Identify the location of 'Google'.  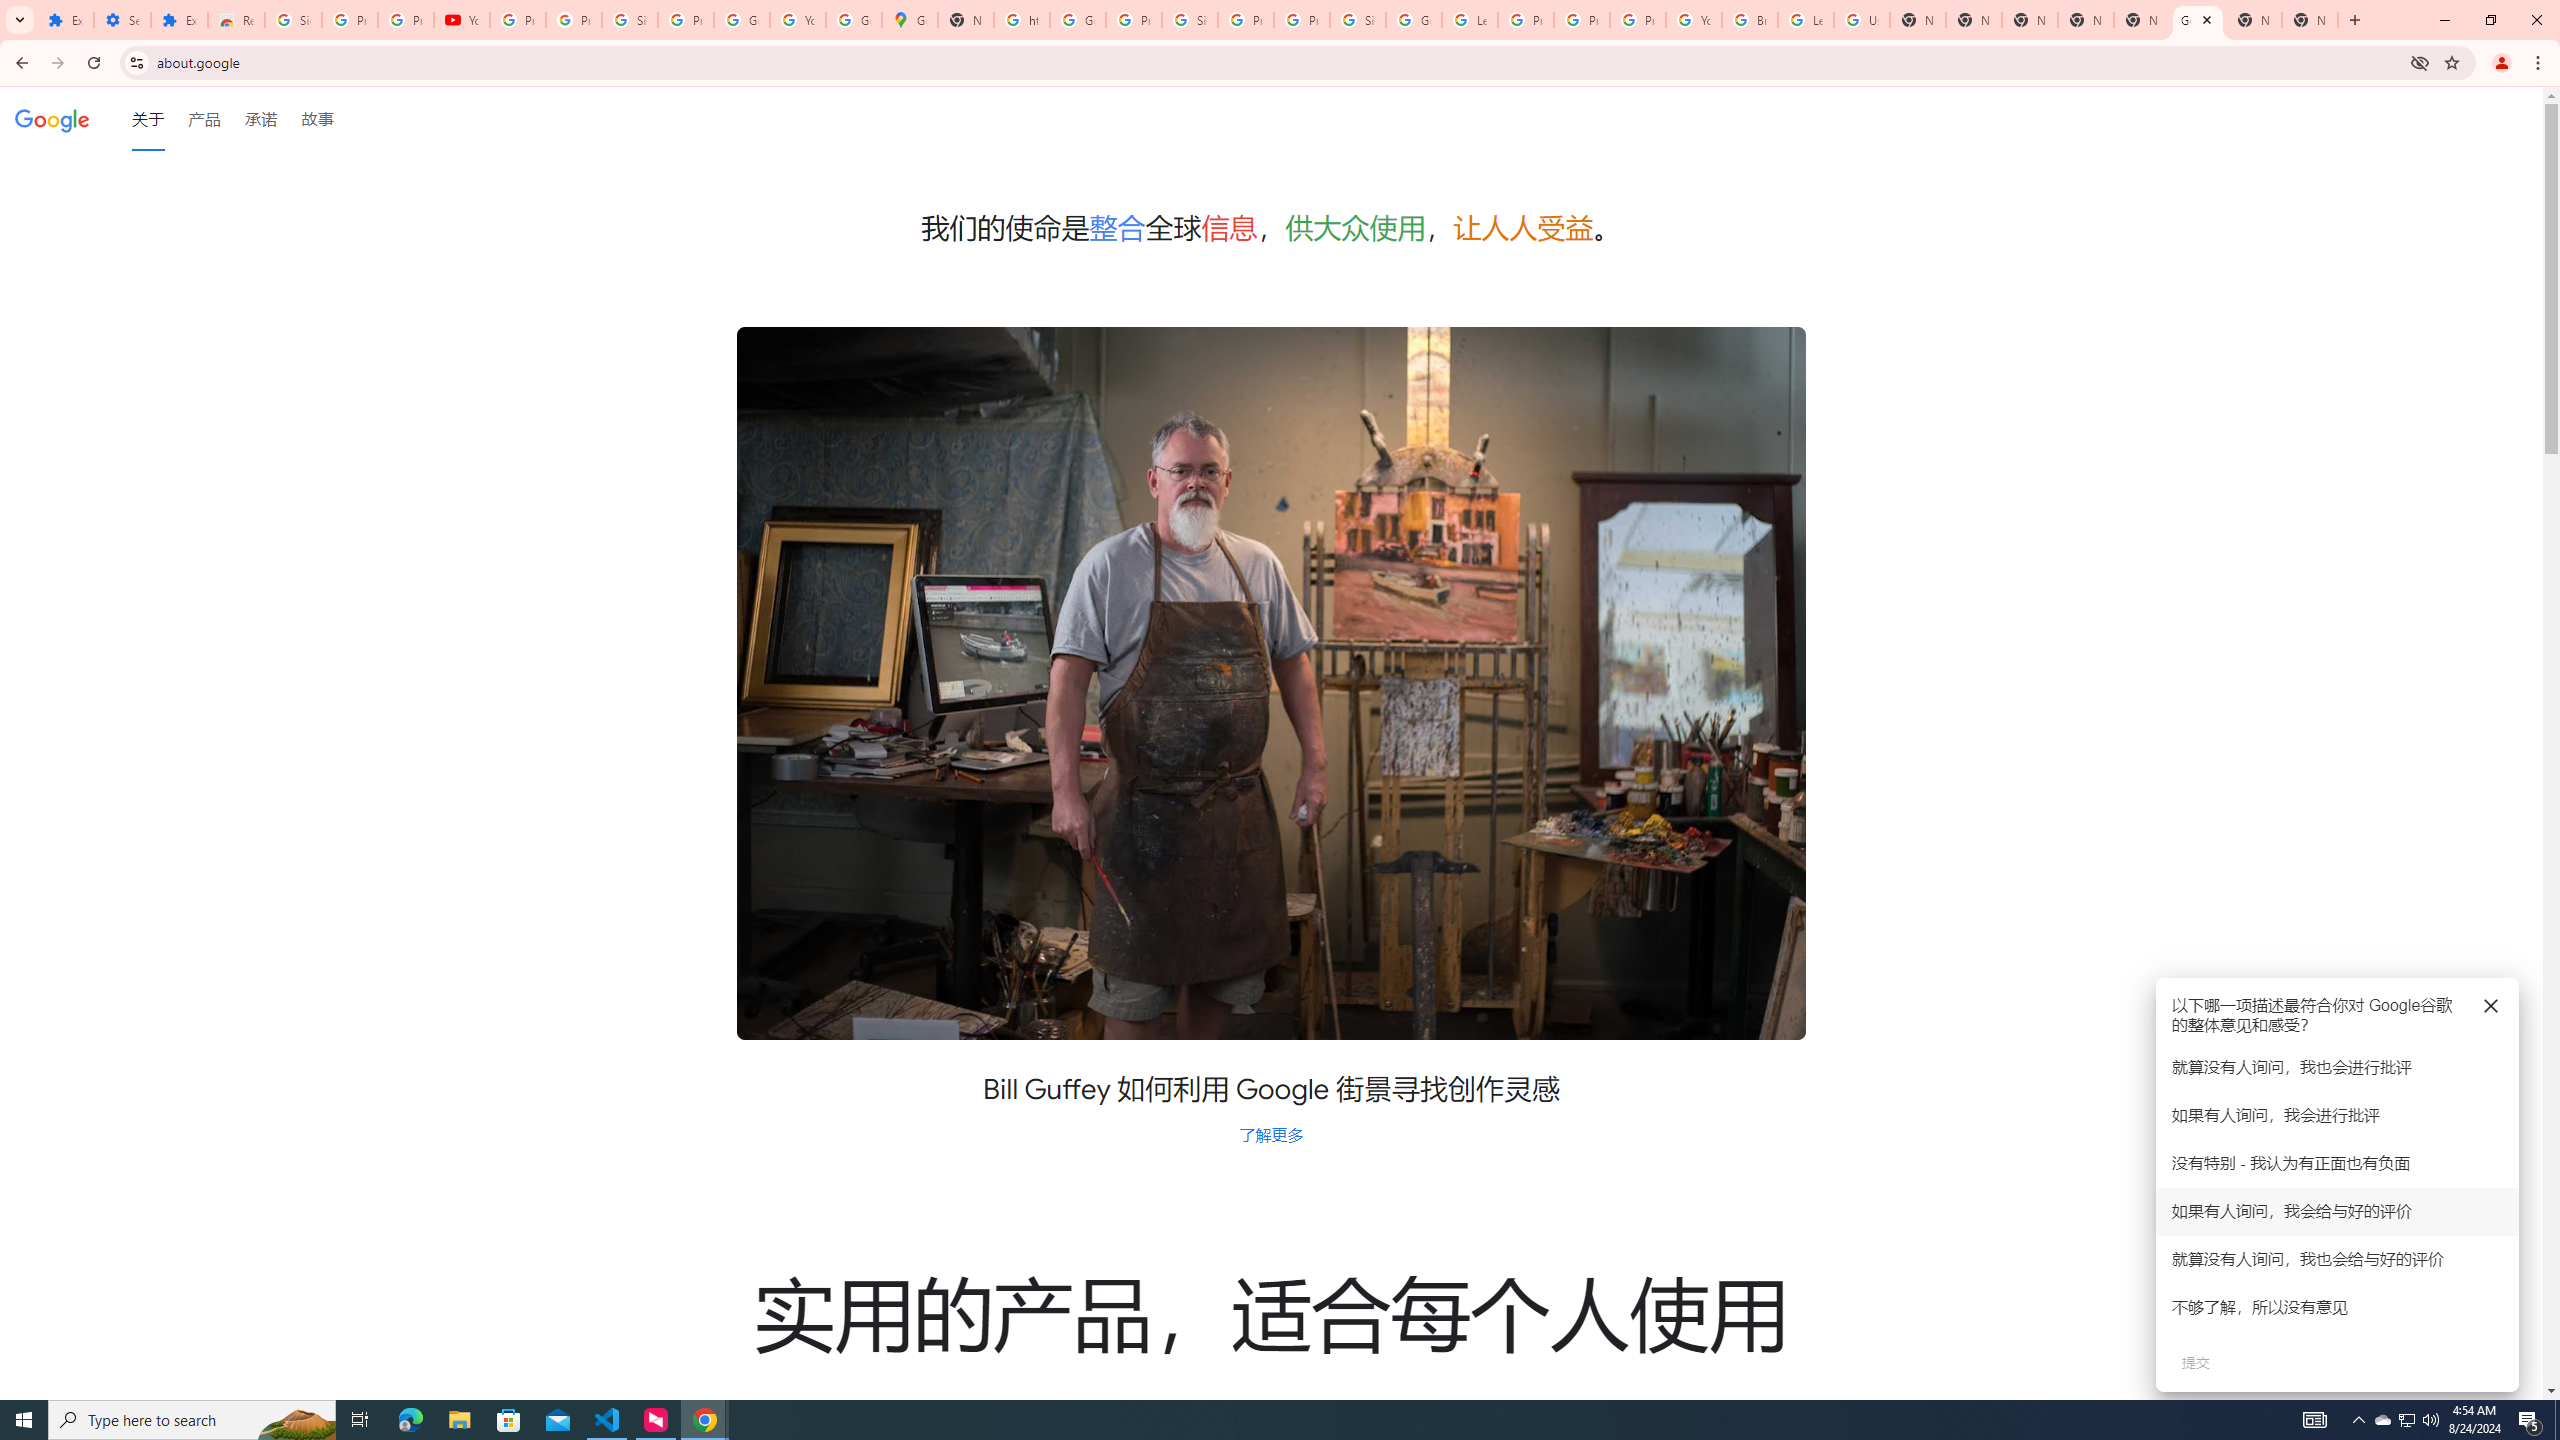
(52, 118).